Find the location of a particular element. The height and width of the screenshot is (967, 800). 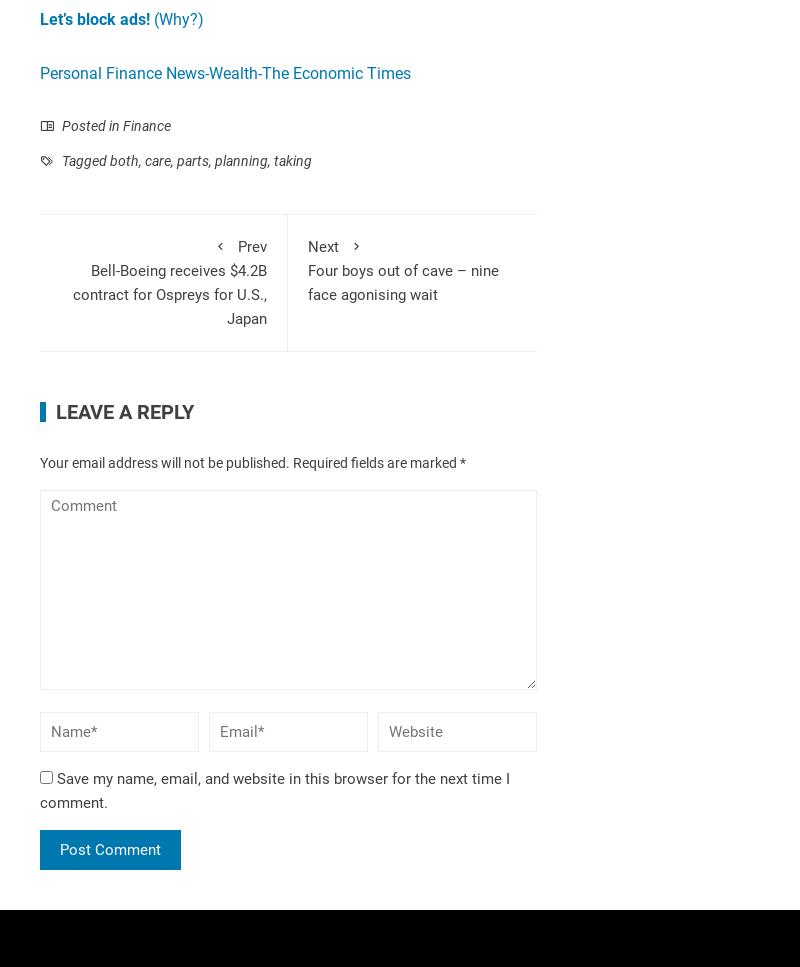

'Prev' is located at coordinates (251, 246).